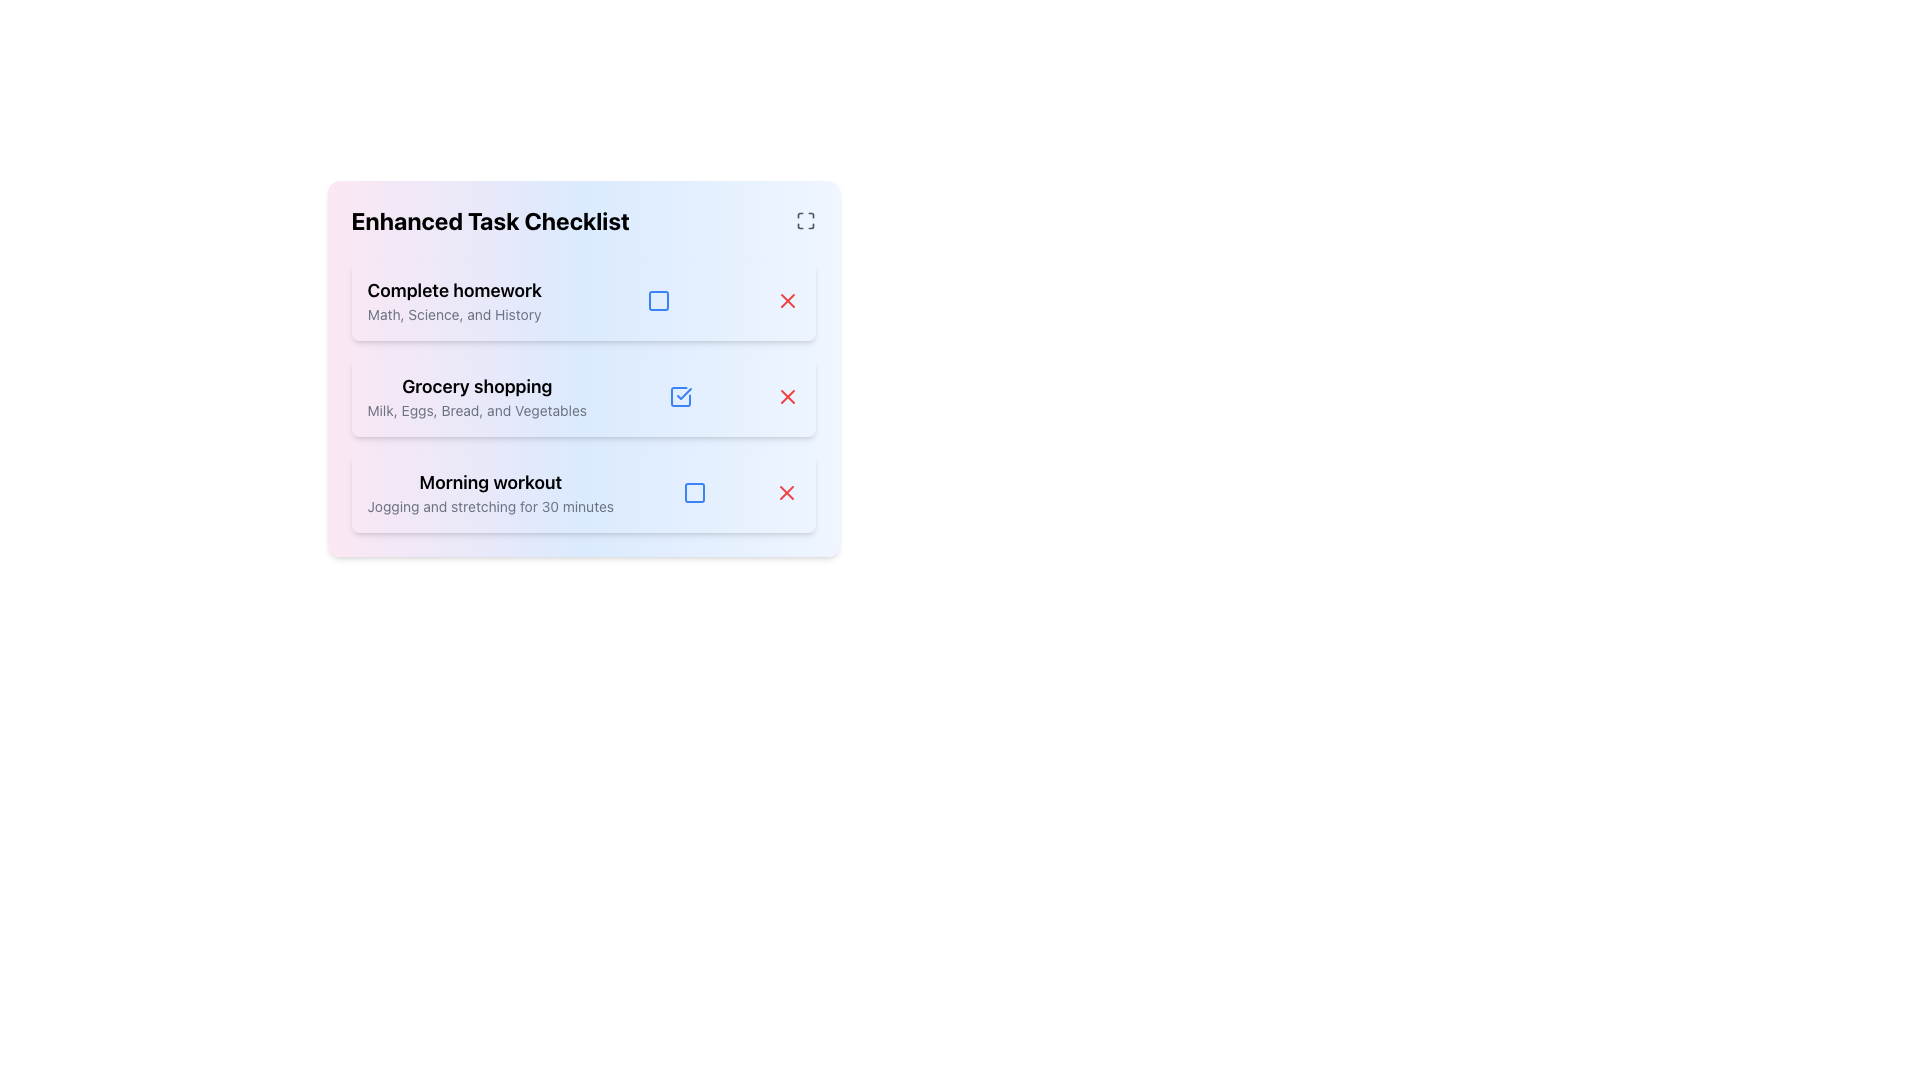 This screenshot has height=1080, width=1920. Describe the element at coordinates (786, 493) in the screenshot. I see `the delete button located at the rightmost position in the row for the 'Morning workout' task` at that location.